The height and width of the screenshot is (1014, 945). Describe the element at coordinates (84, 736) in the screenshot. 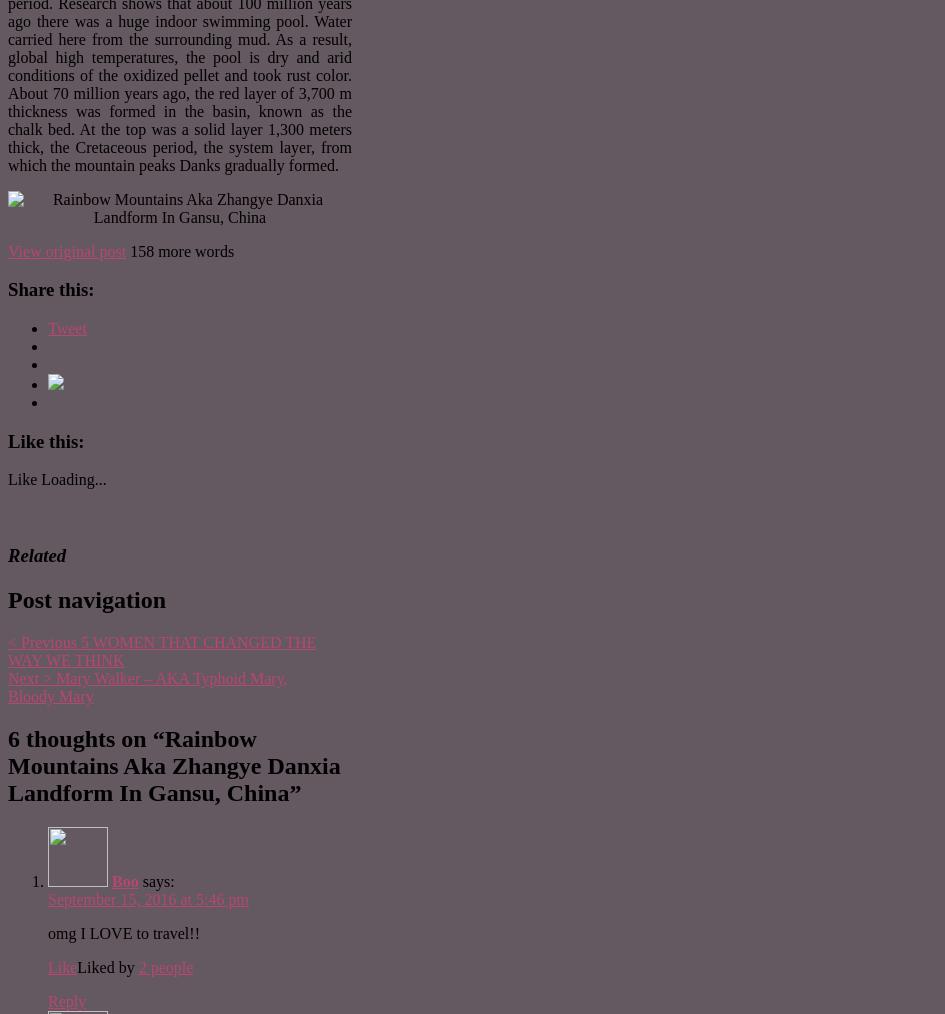

I see `'6 thoughts on “'` at that location.